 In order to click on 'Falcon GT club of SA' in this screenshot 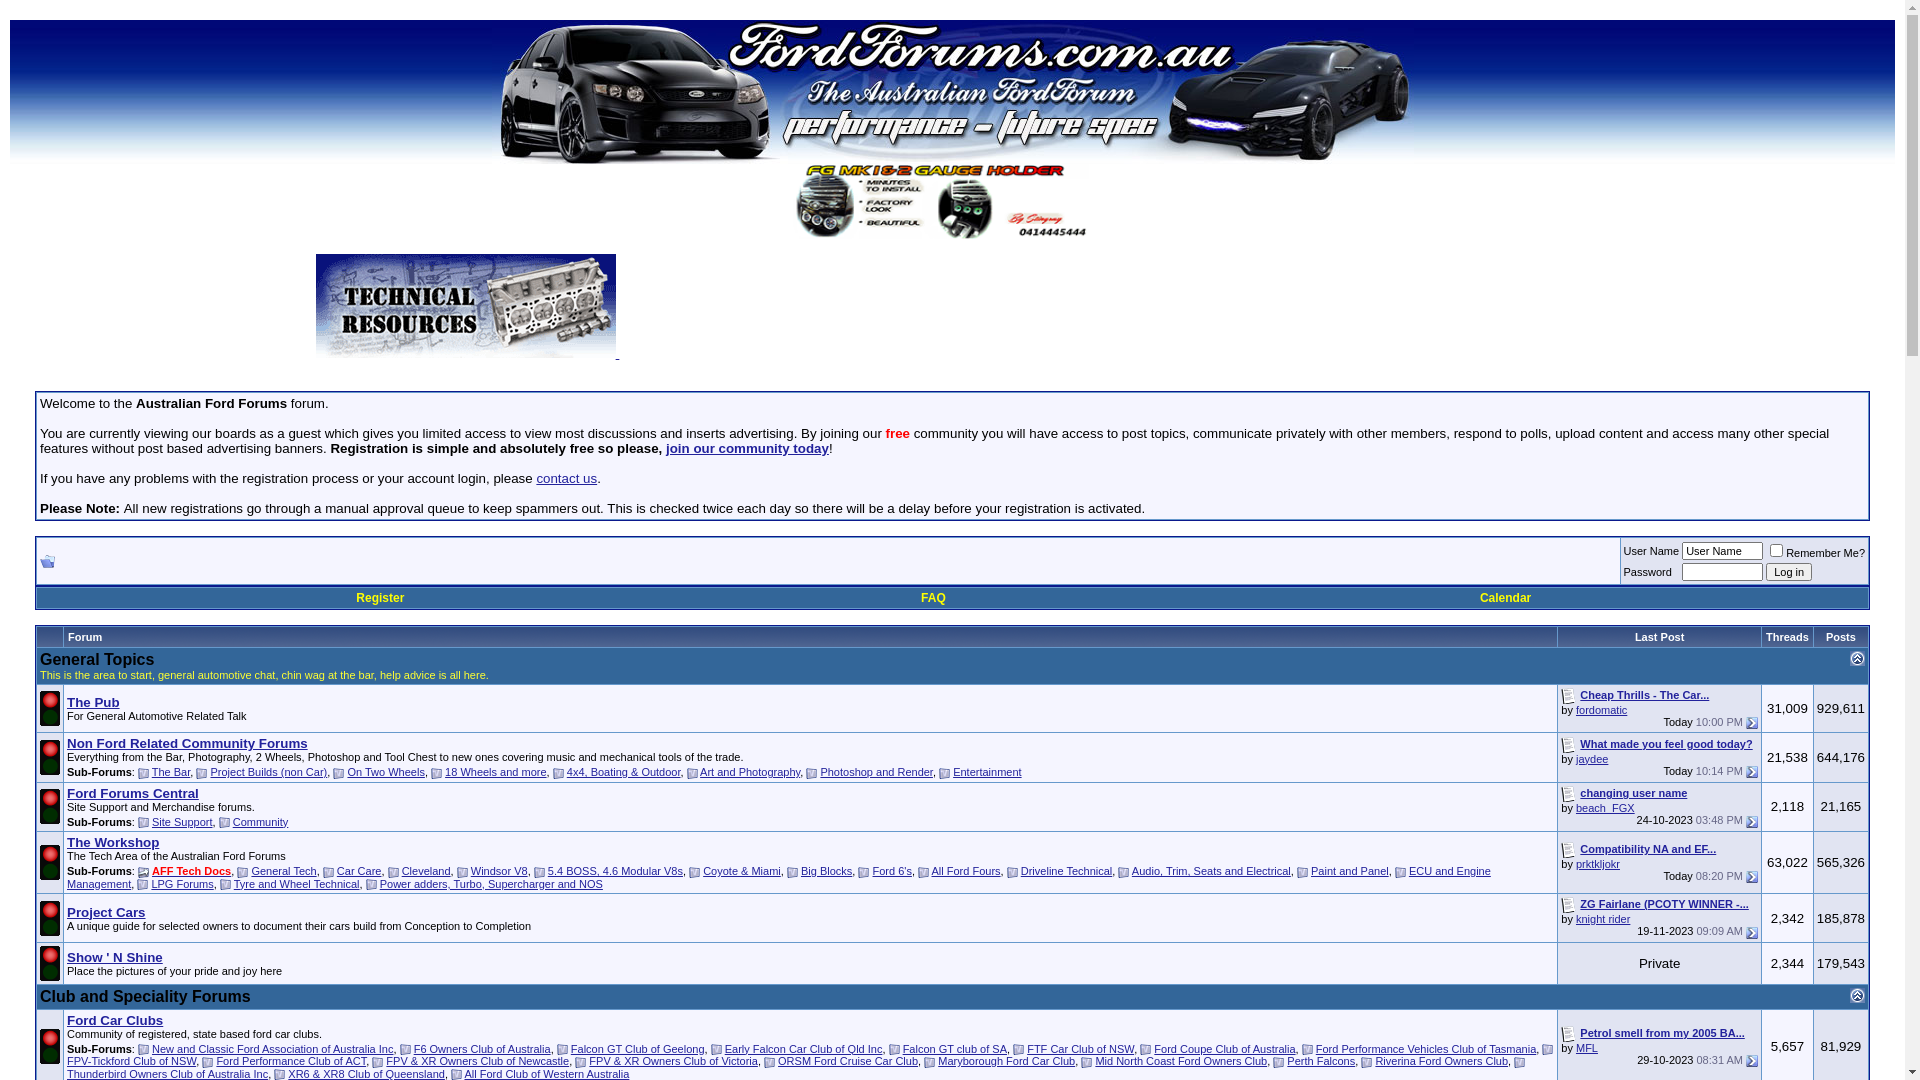, I will do `click(954, 1048)`.